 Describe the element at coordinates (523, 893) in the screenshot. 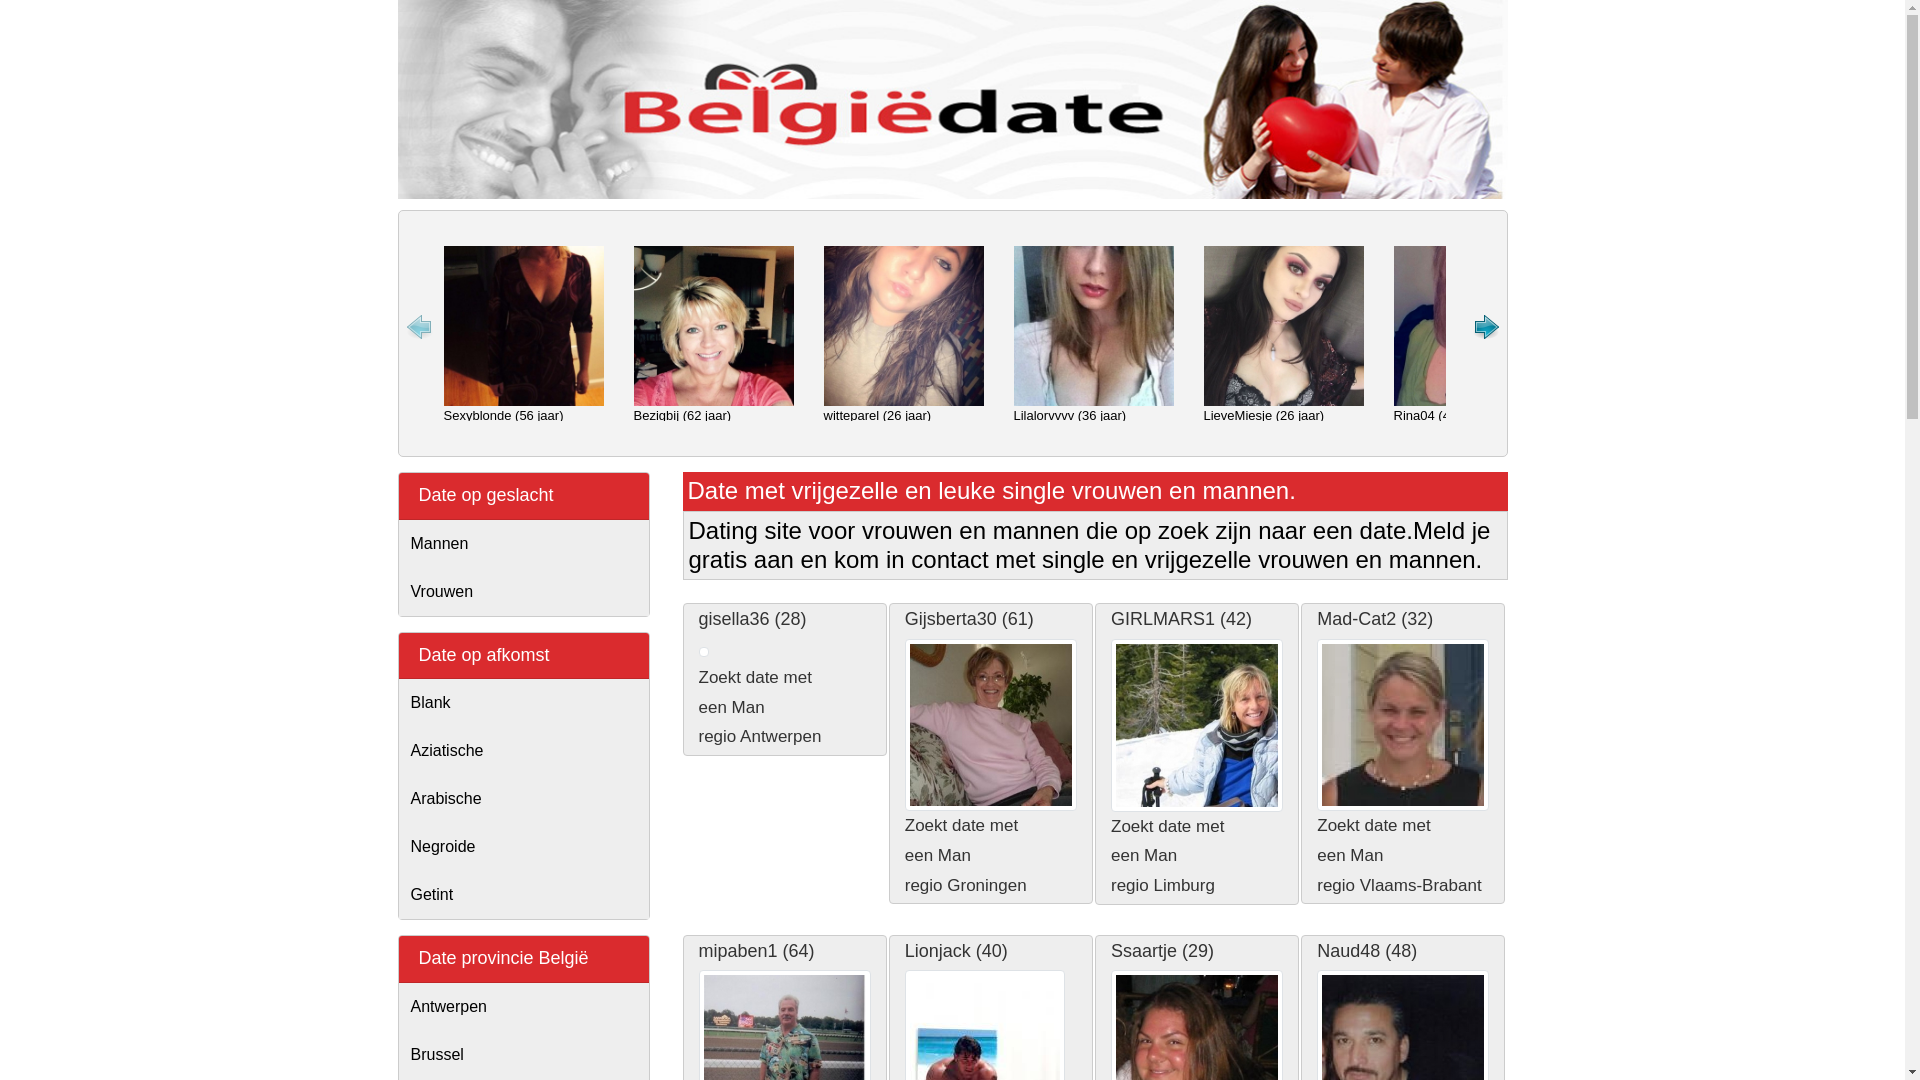

I see `'Getint'` at that location.